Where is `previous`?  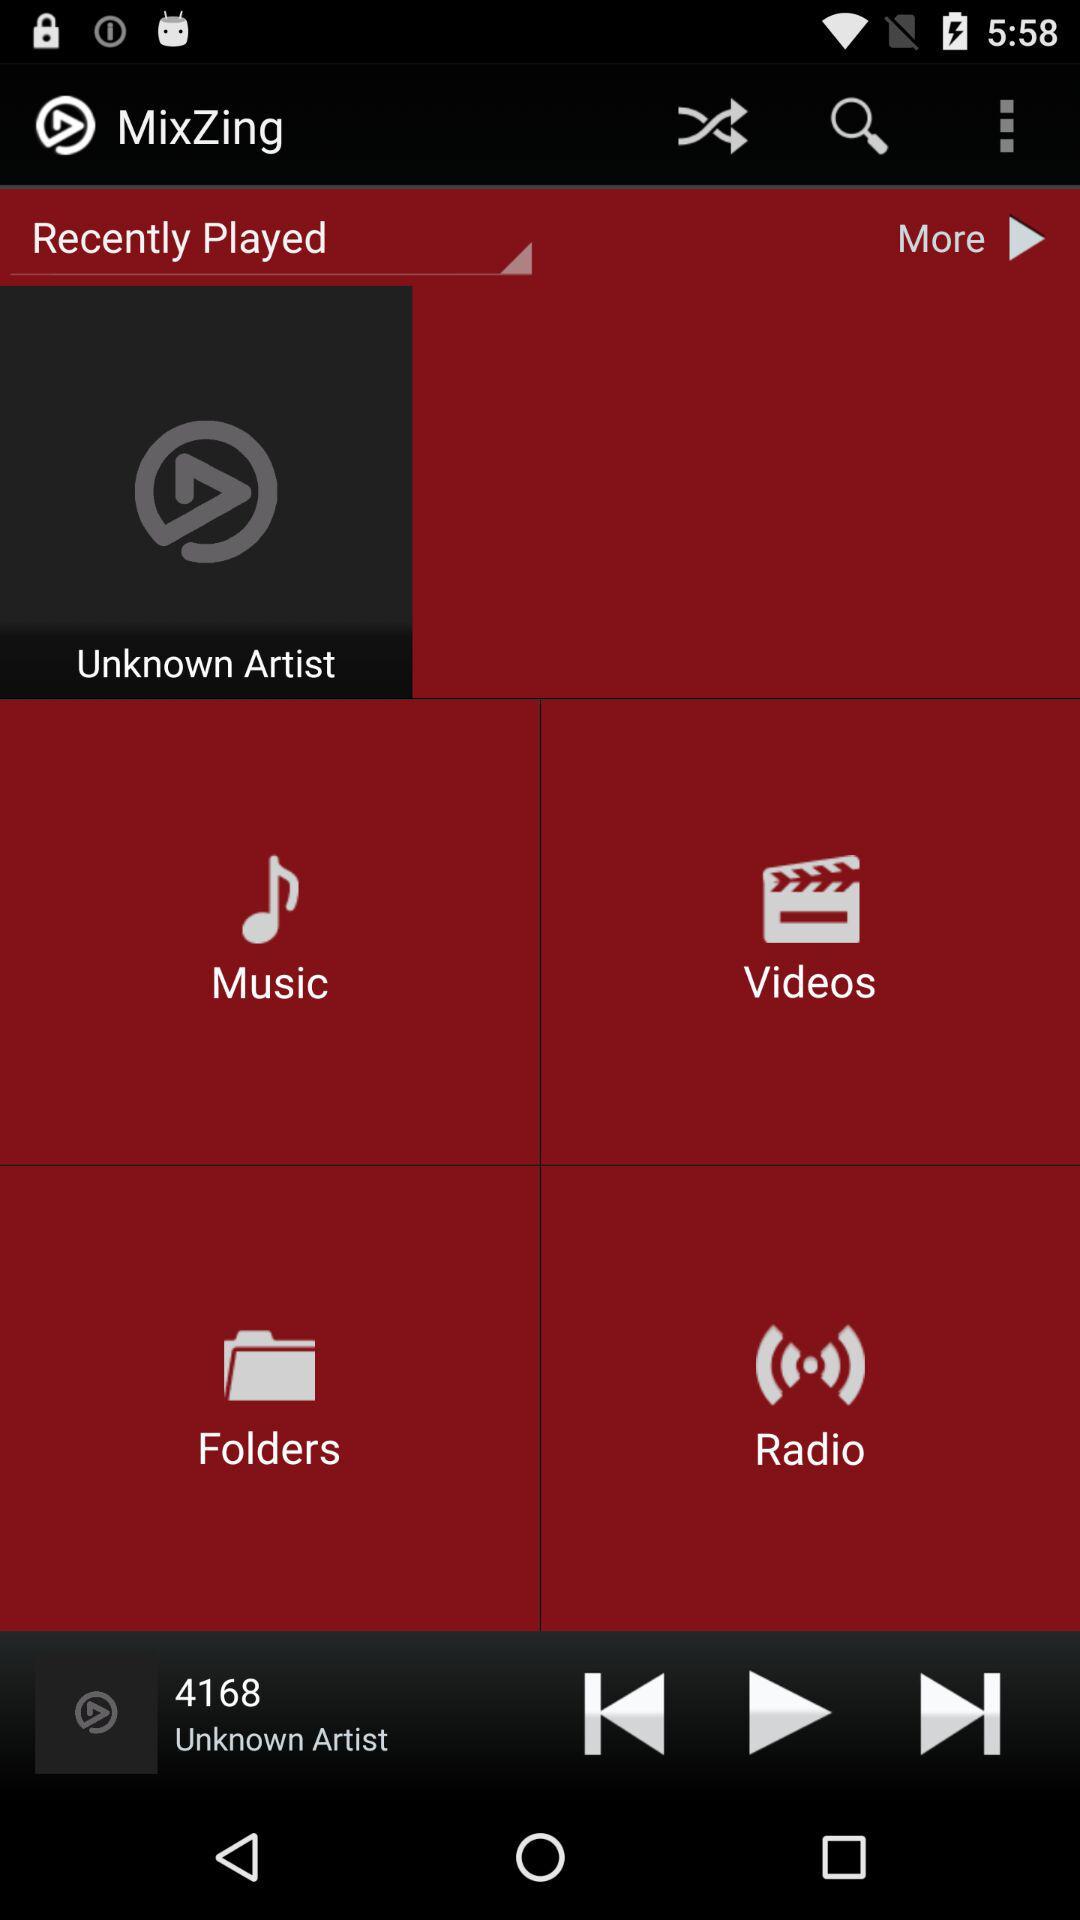
previous is located at coordinates (623, 1711).